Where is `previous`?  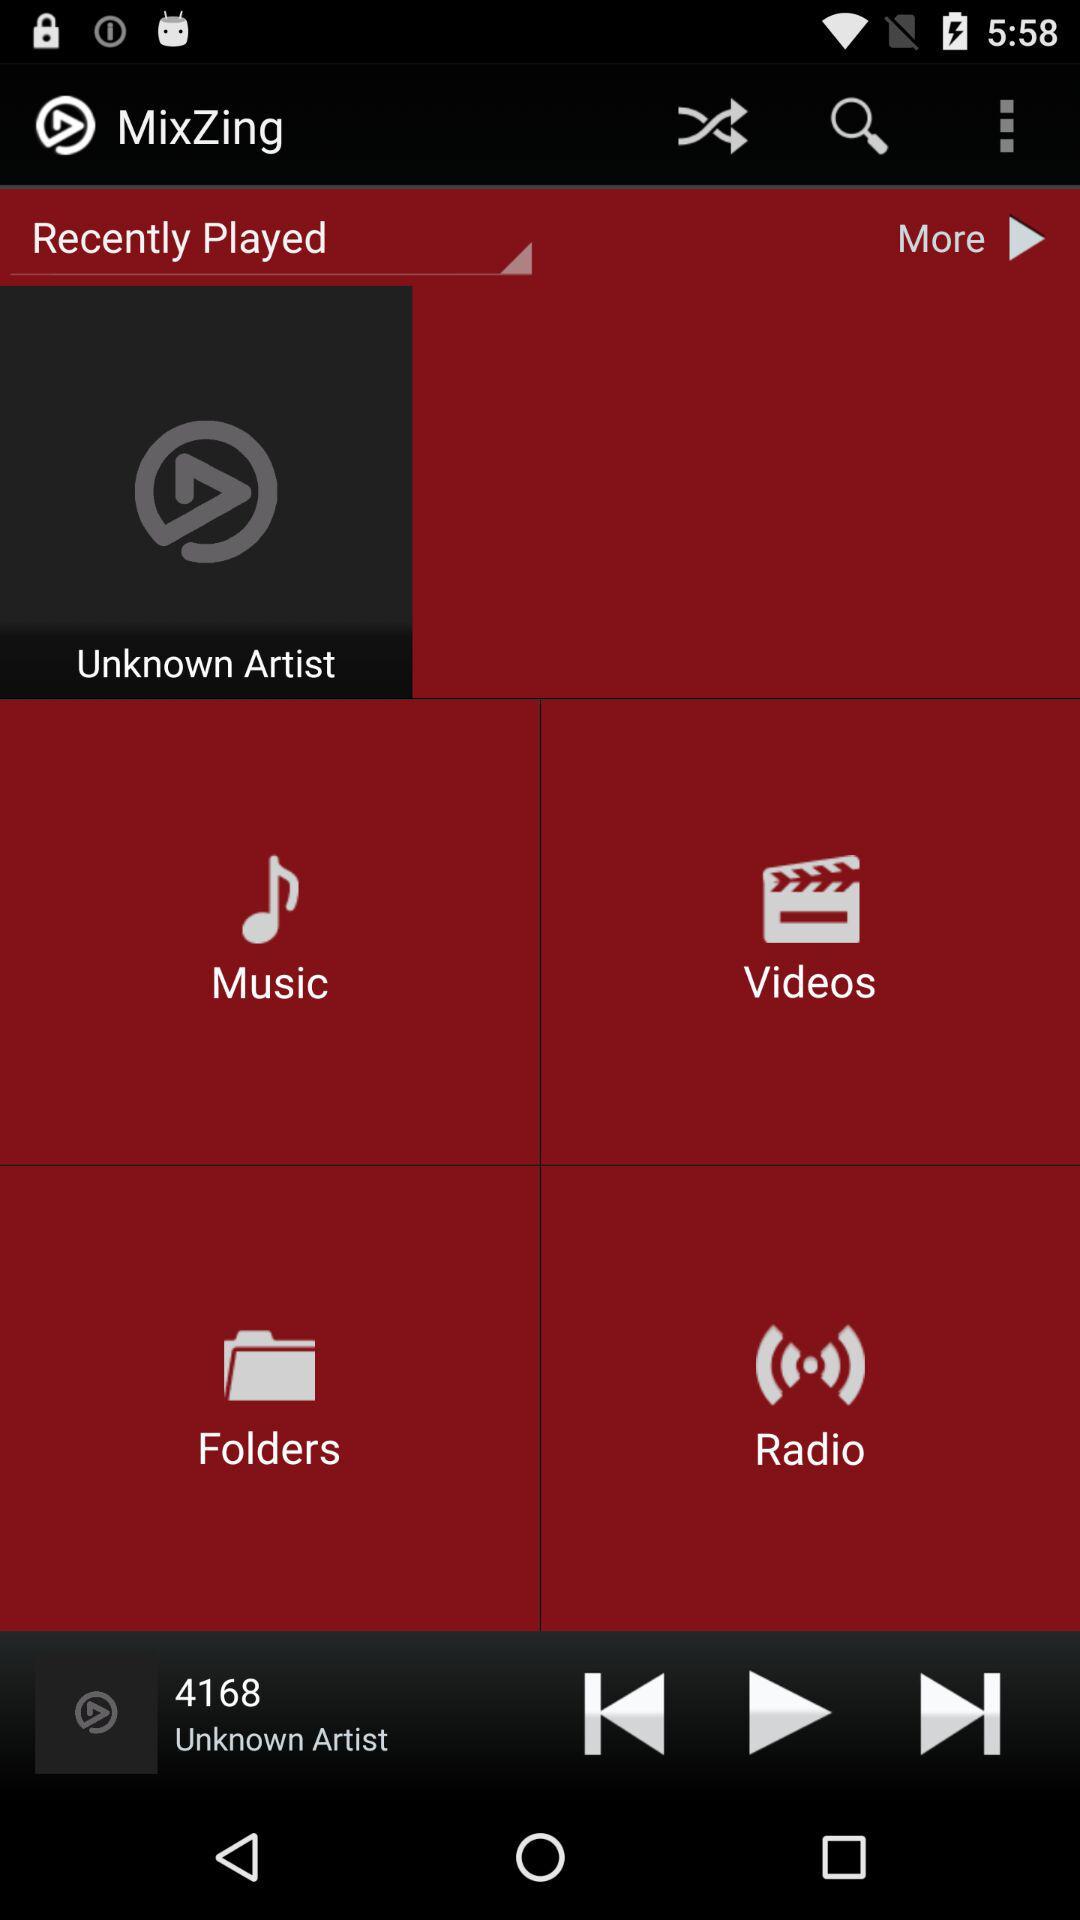
previous is located at coordinates (623, 1711).